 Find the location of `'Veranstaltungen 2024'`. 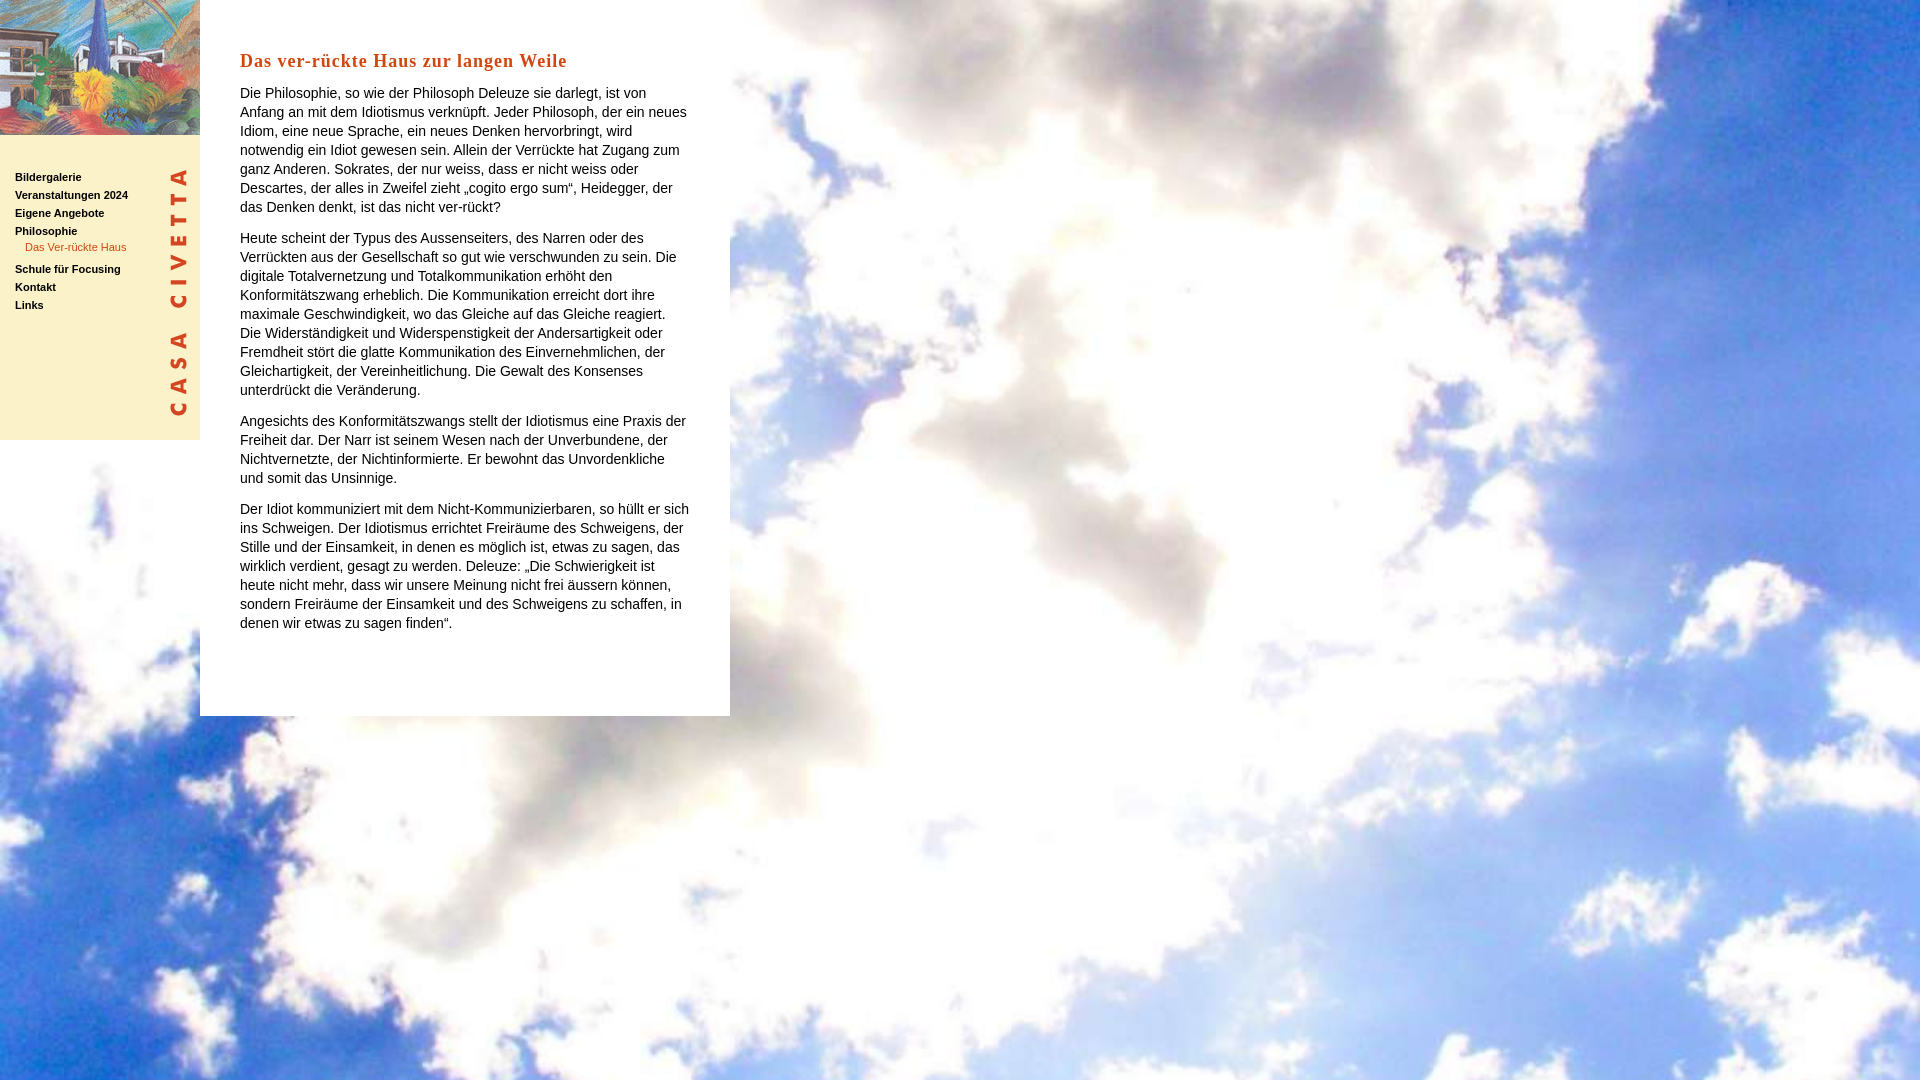

'Veranstaltungen 2024' is located at coordinates (71, 195).